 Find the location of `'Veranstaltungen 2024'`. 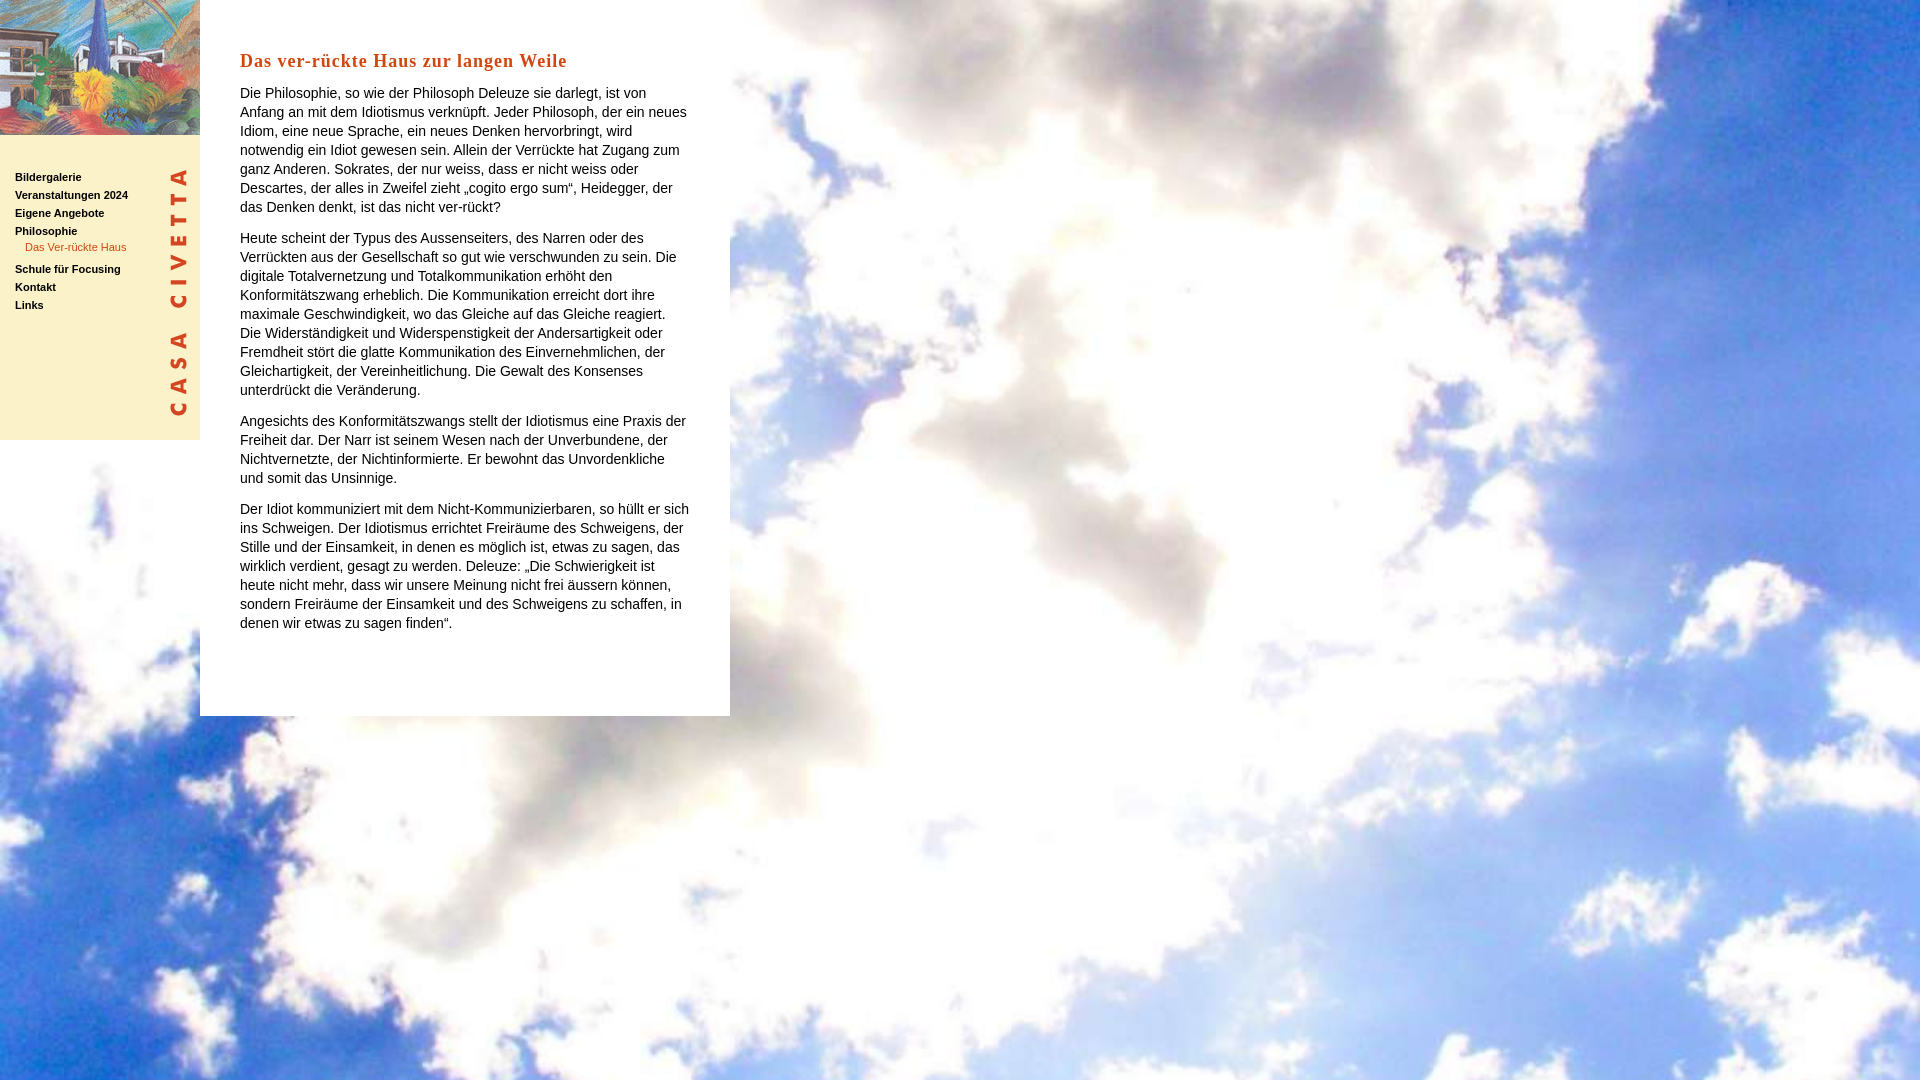

'Veranstaltungen 2024' is located at coordinates (71, 195).